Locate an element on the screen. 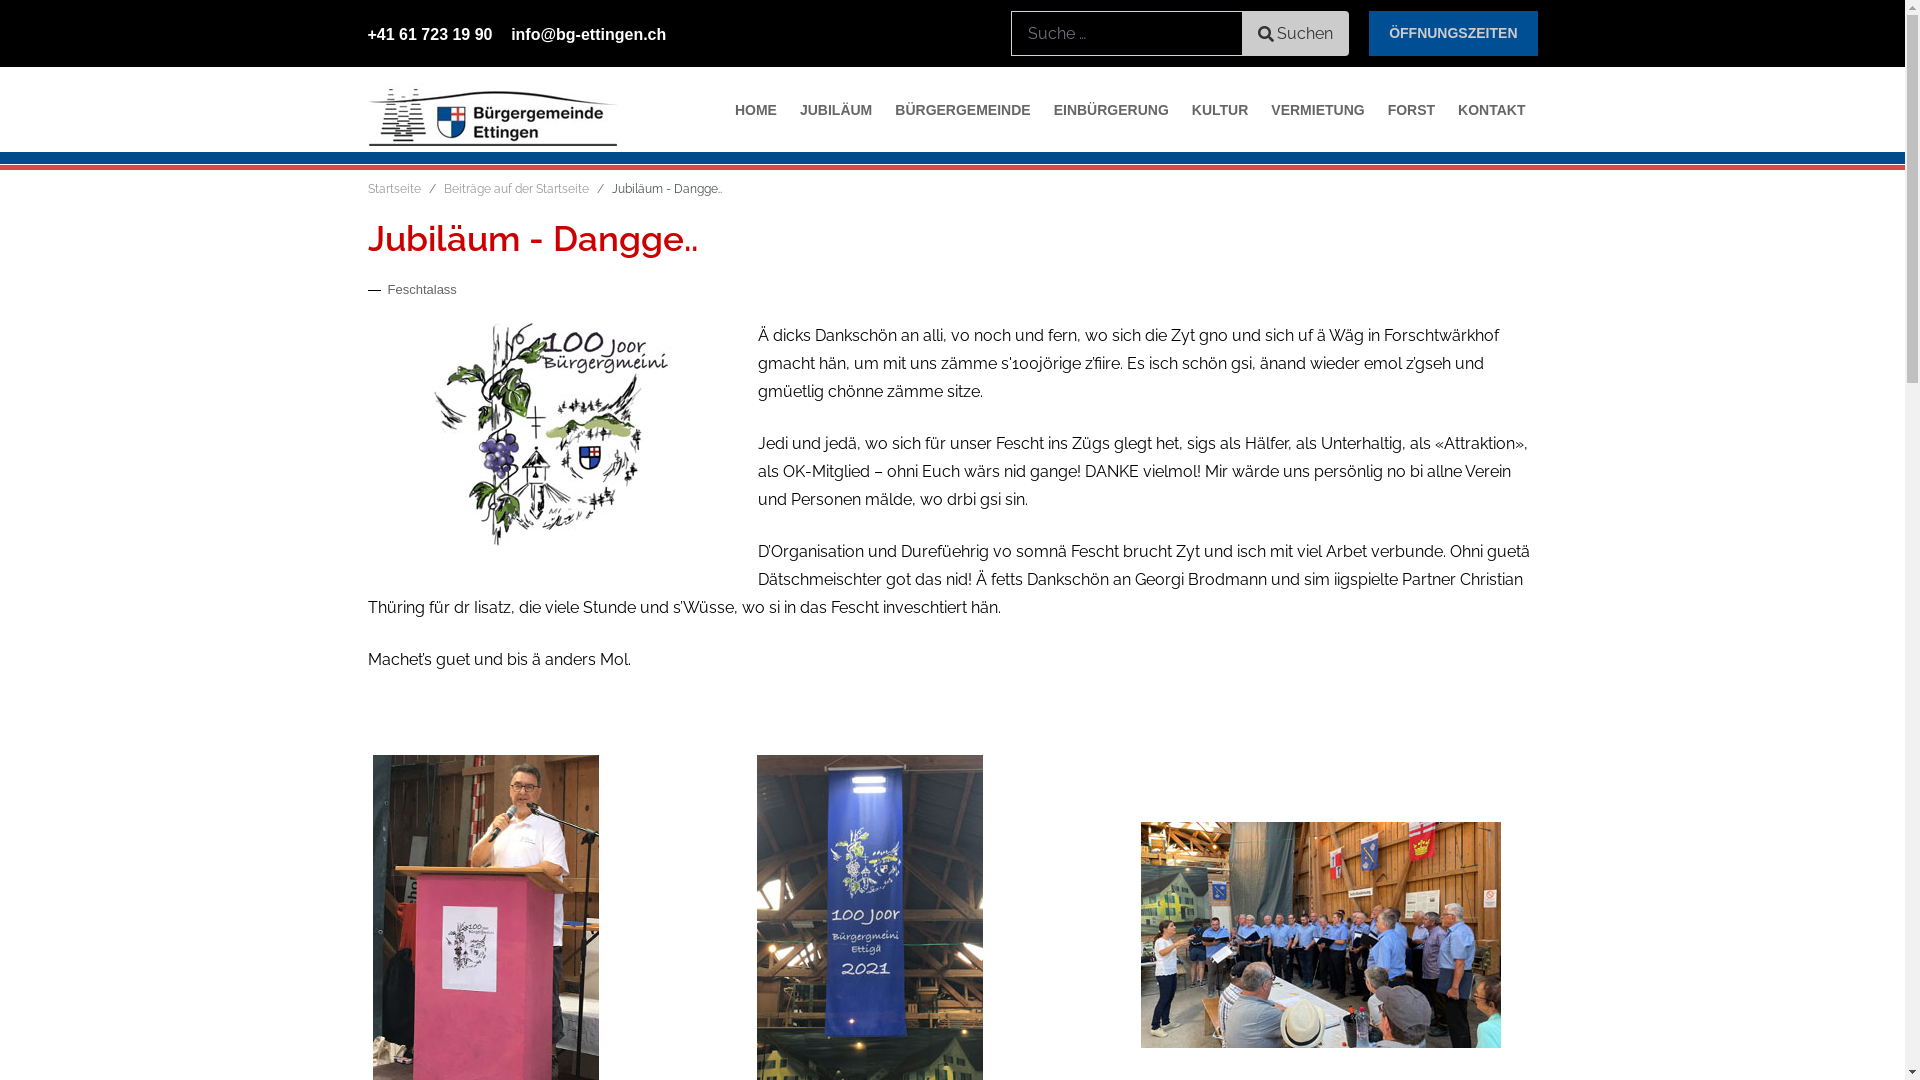  'info@bg-ettingen.ch' is located at coordinates (510, 34).